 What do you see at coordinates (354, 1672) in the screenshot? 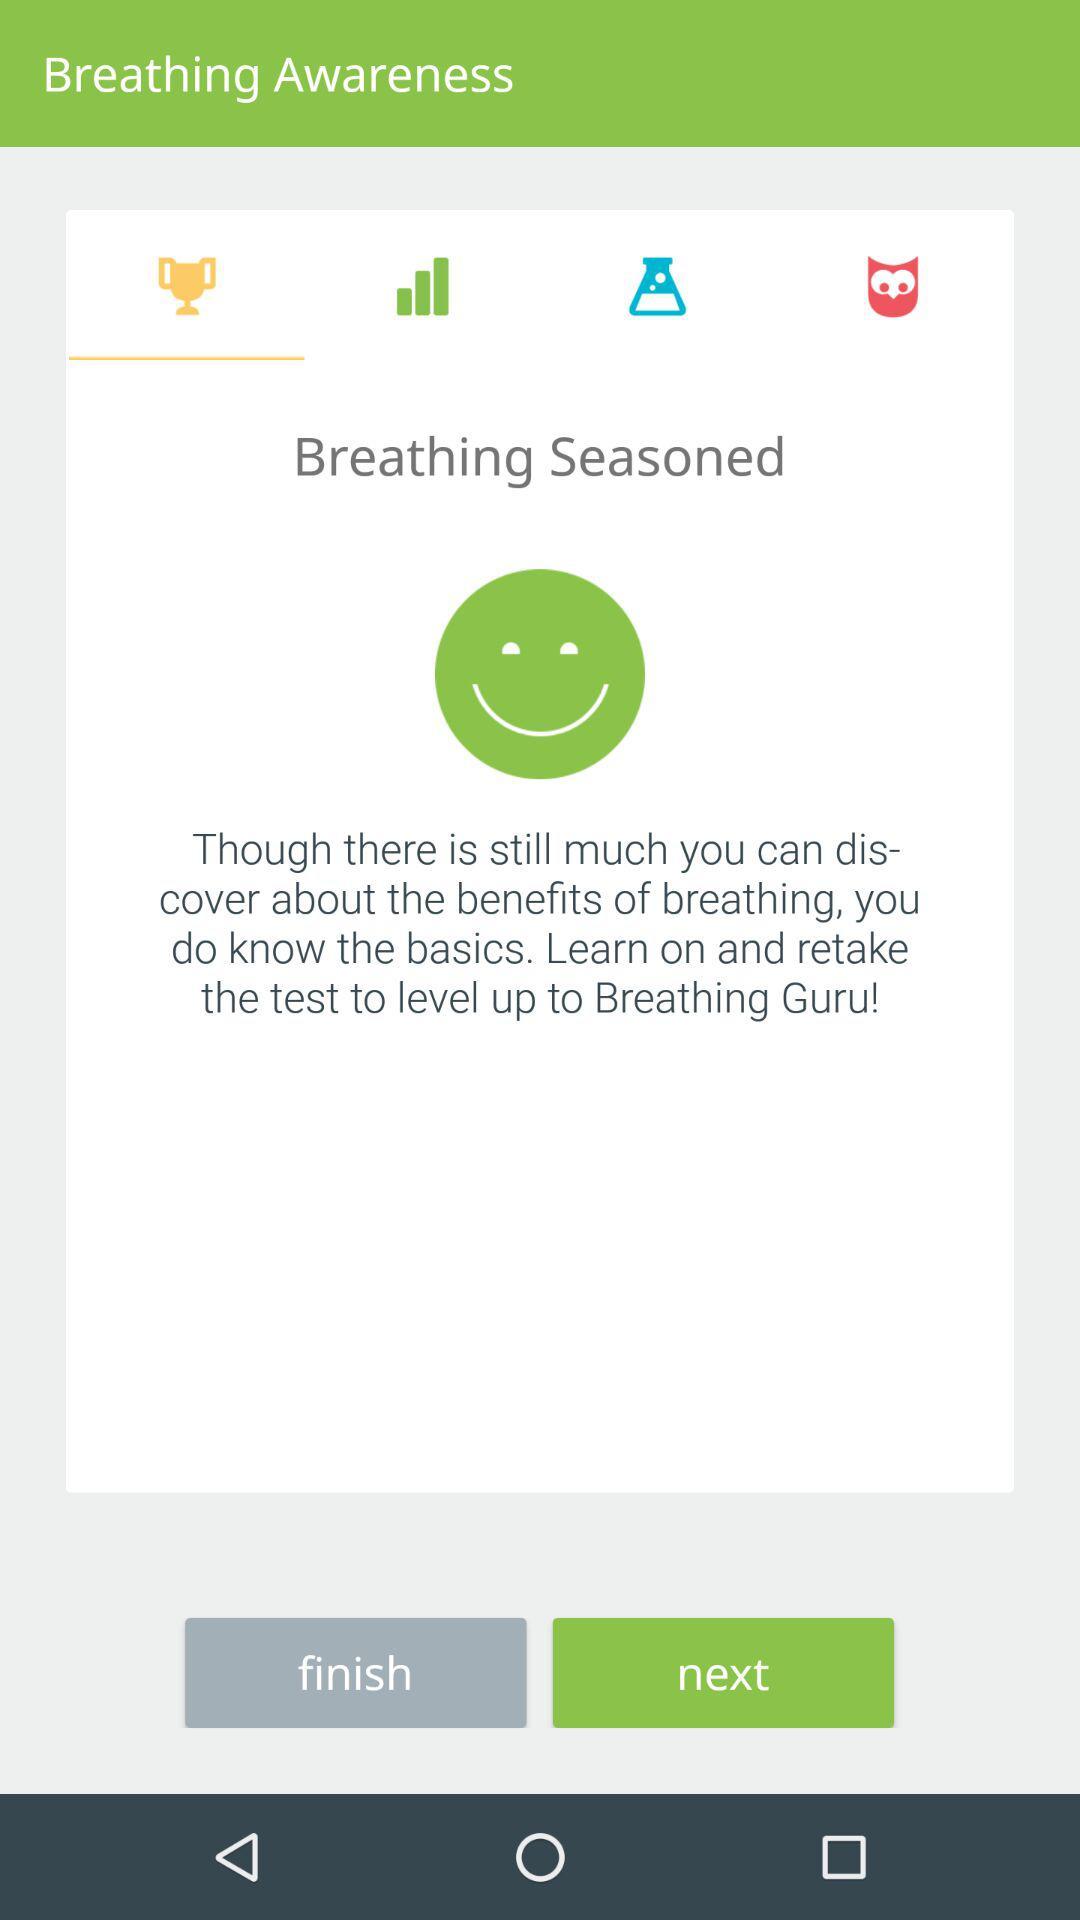
I see `the button at the bottom left corner` at bounding box center [354, 1672].